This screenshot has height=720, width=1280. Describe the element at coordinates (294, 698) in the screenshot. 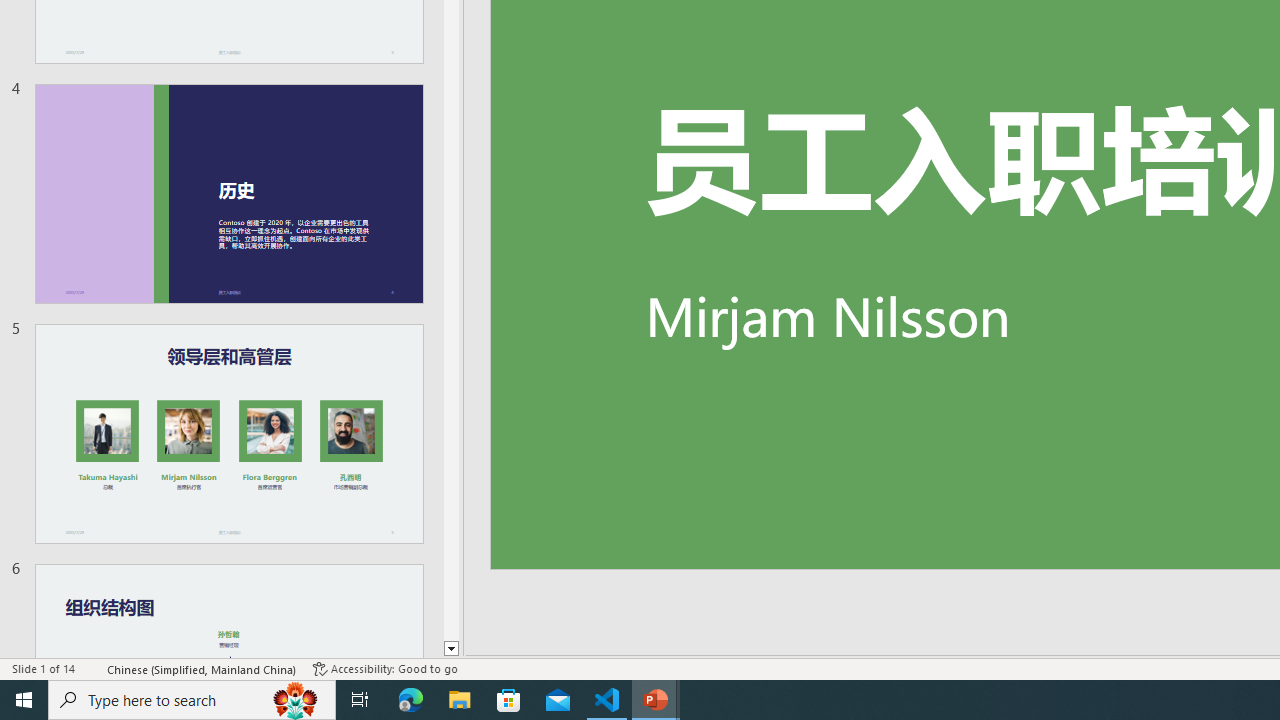

I see `'Search highlights icon opens search home window'` at that location.